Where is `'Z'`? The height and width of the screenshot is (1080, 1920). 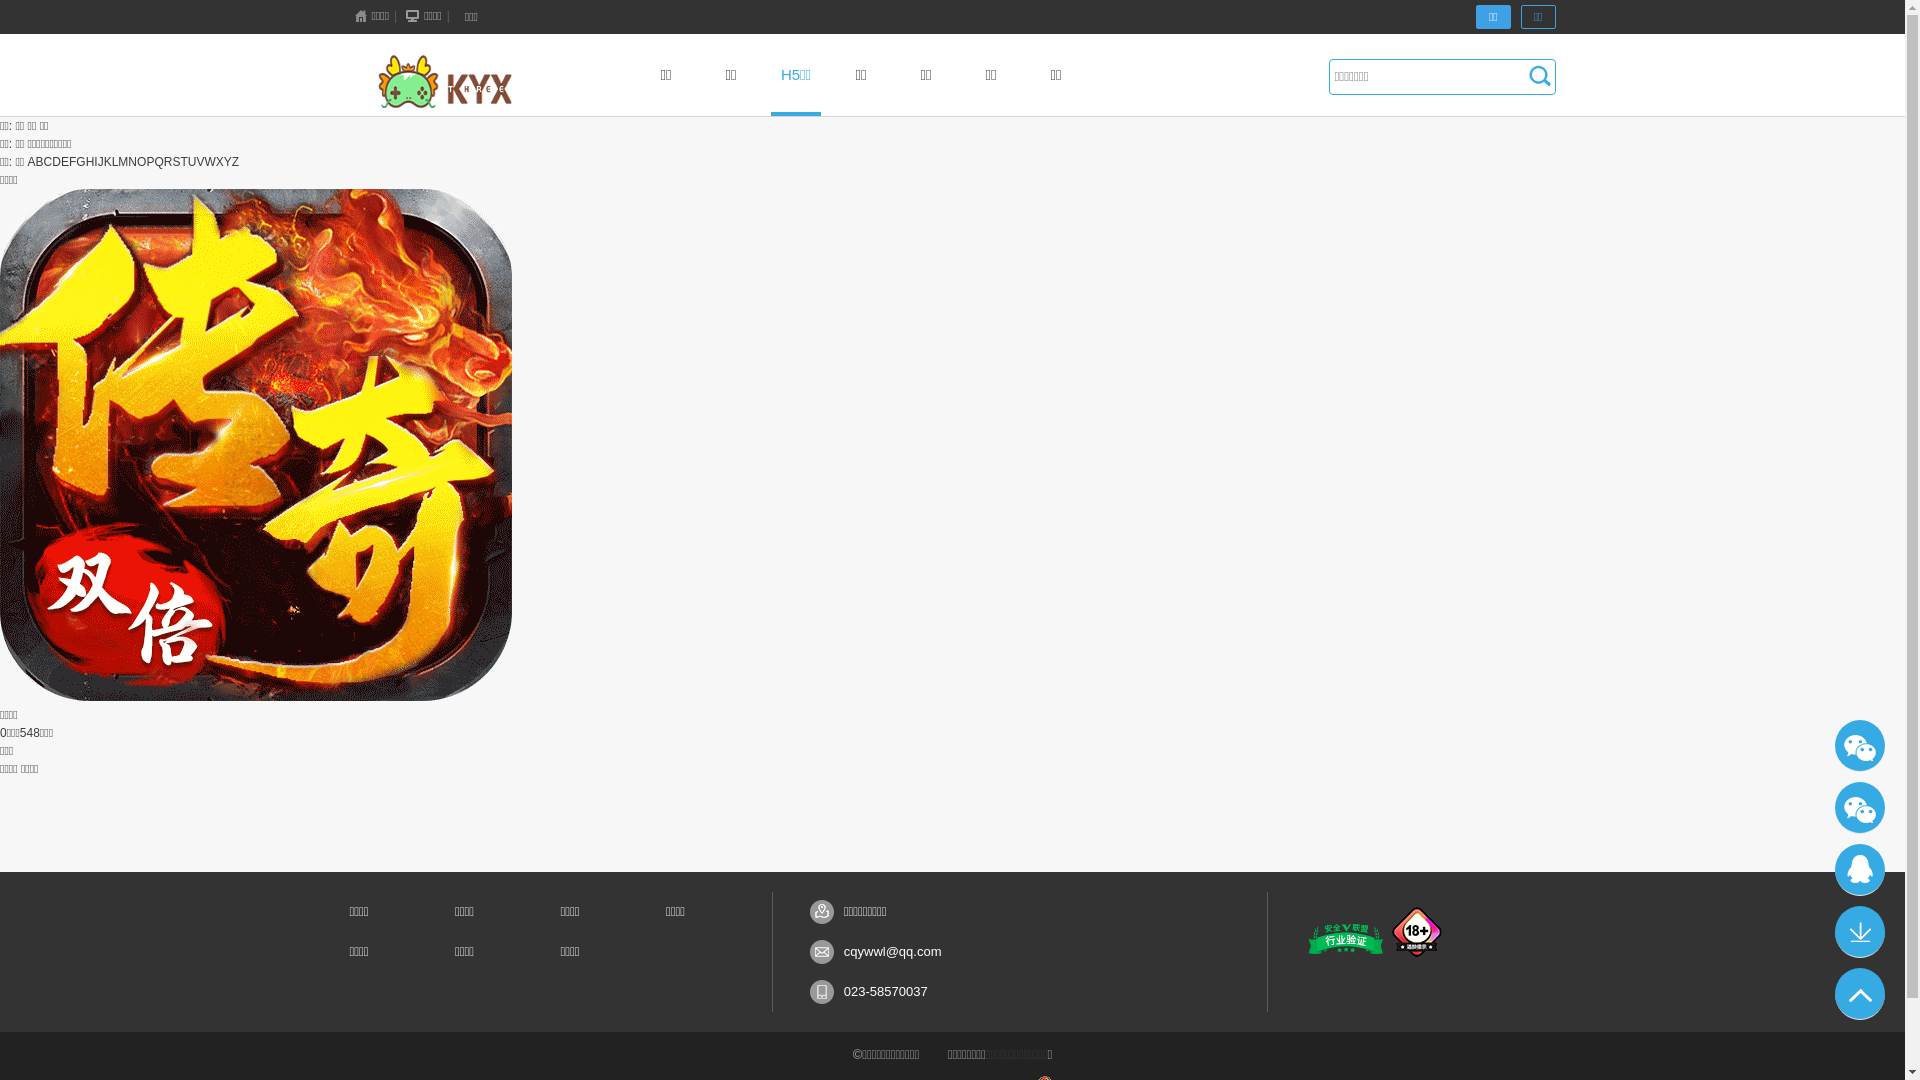
'Z' is located at coordinates (235, 161).